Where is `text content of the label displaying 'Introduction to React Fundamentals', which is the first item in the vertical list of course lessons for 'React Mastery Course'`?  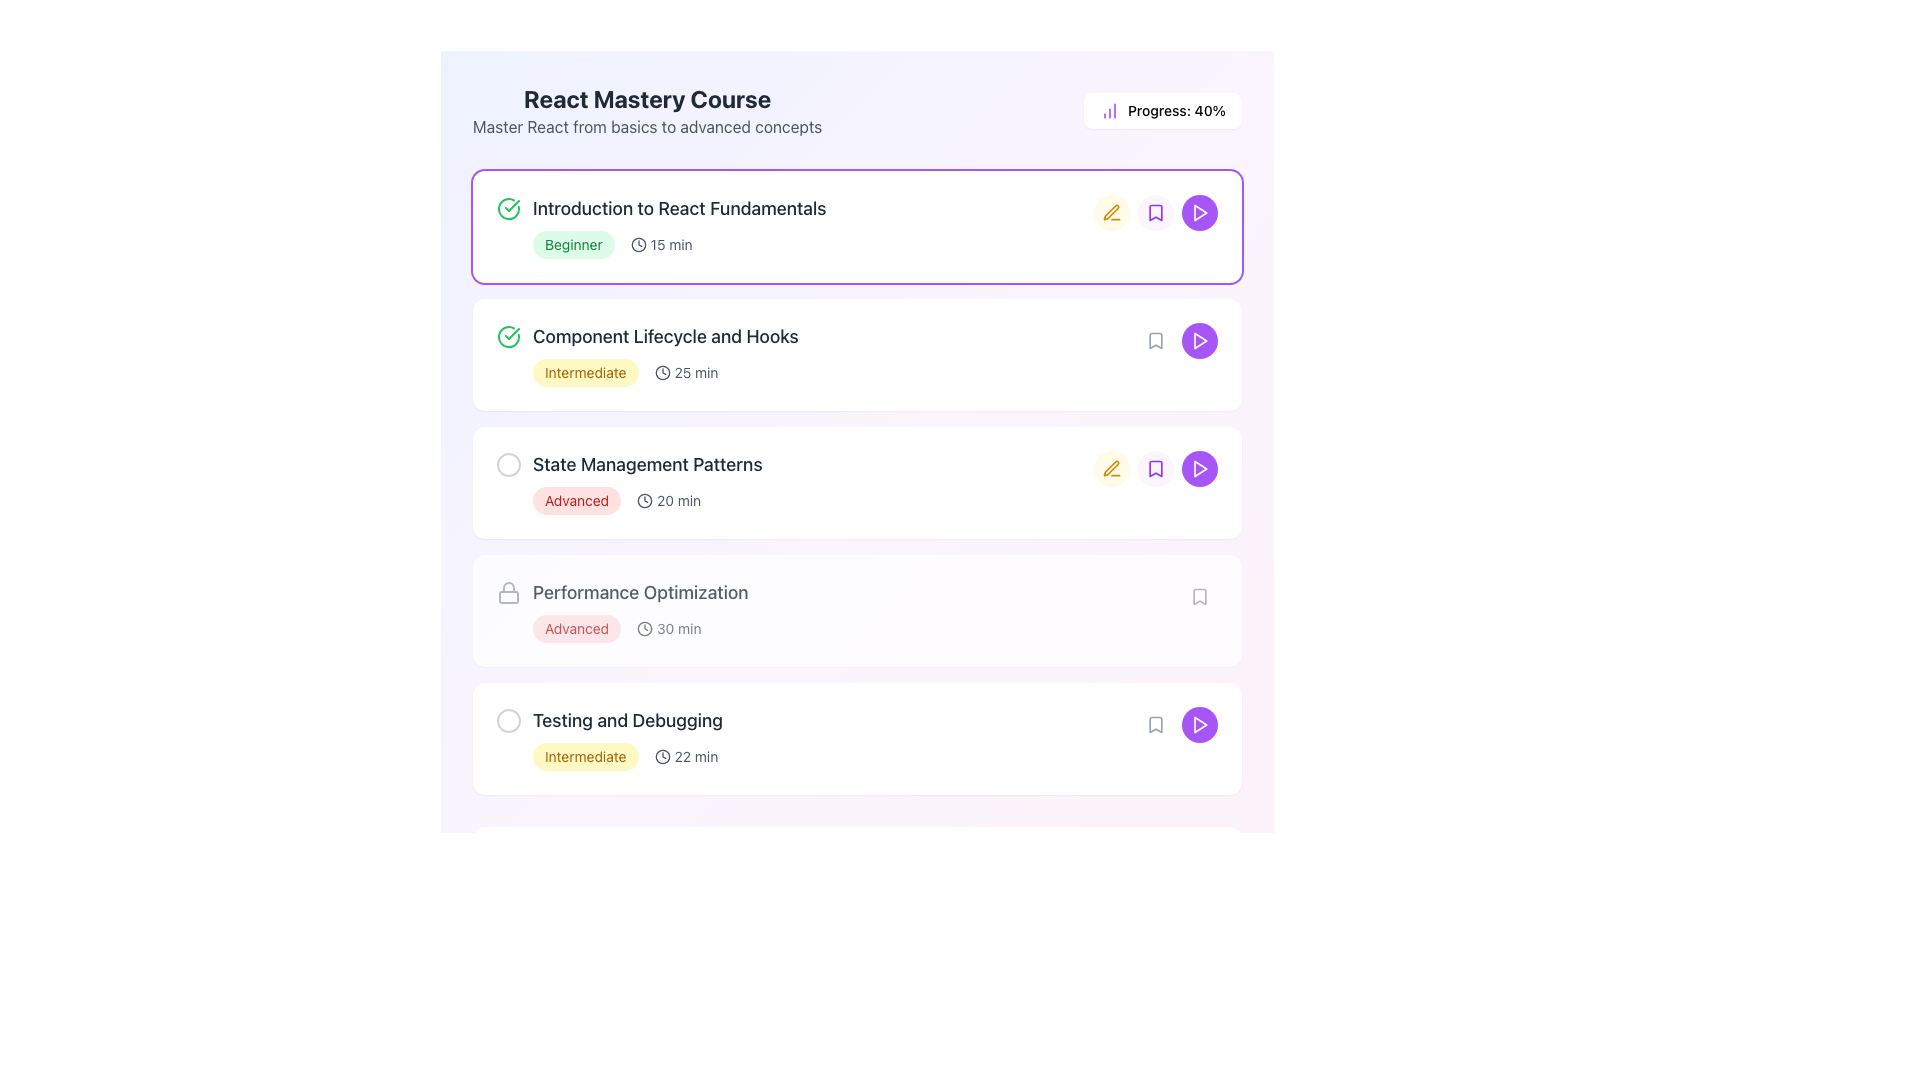 text content of the label displaying 'Introduction to React Fundamentals', which is the first item in the vertical list of course lessons for 'React Mastery Course' is located at coordinates (679, 208).